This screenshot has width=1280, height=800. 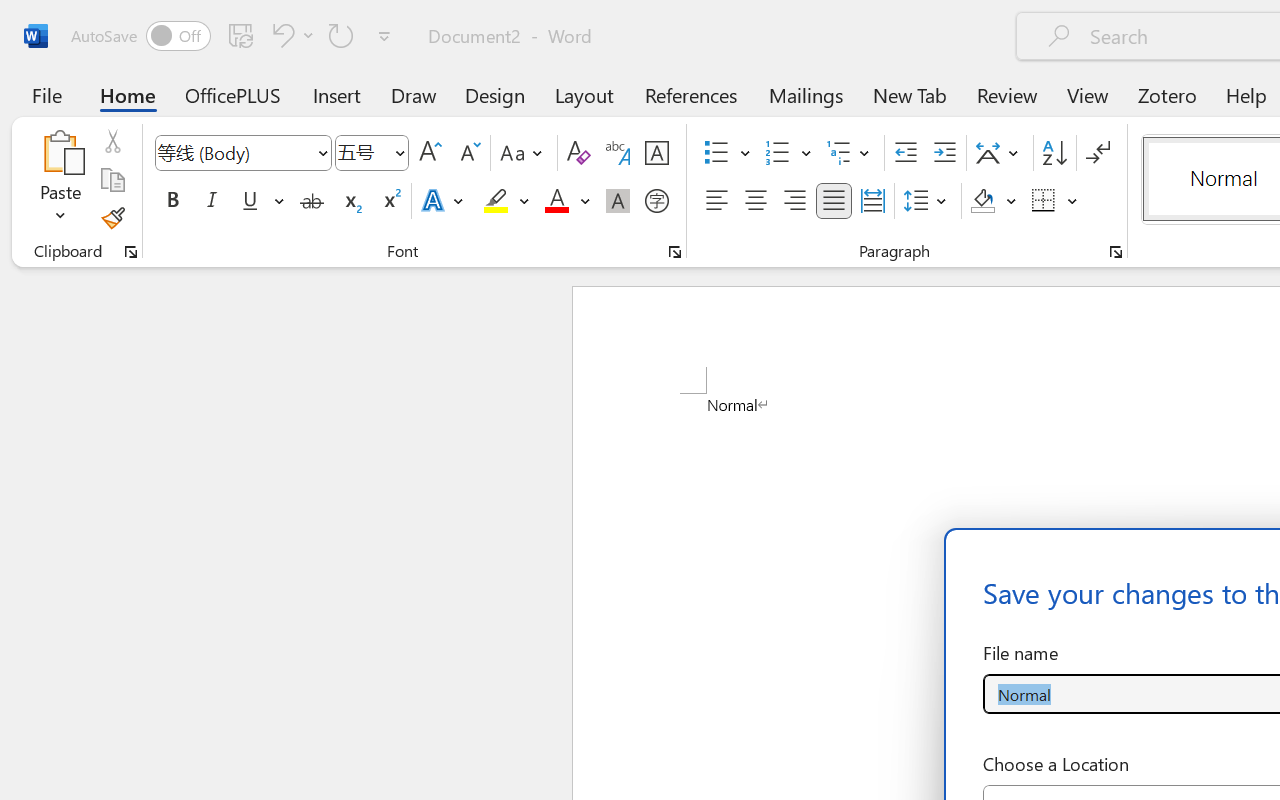 I want to click on 'Justify', so click(x=834, y=201).